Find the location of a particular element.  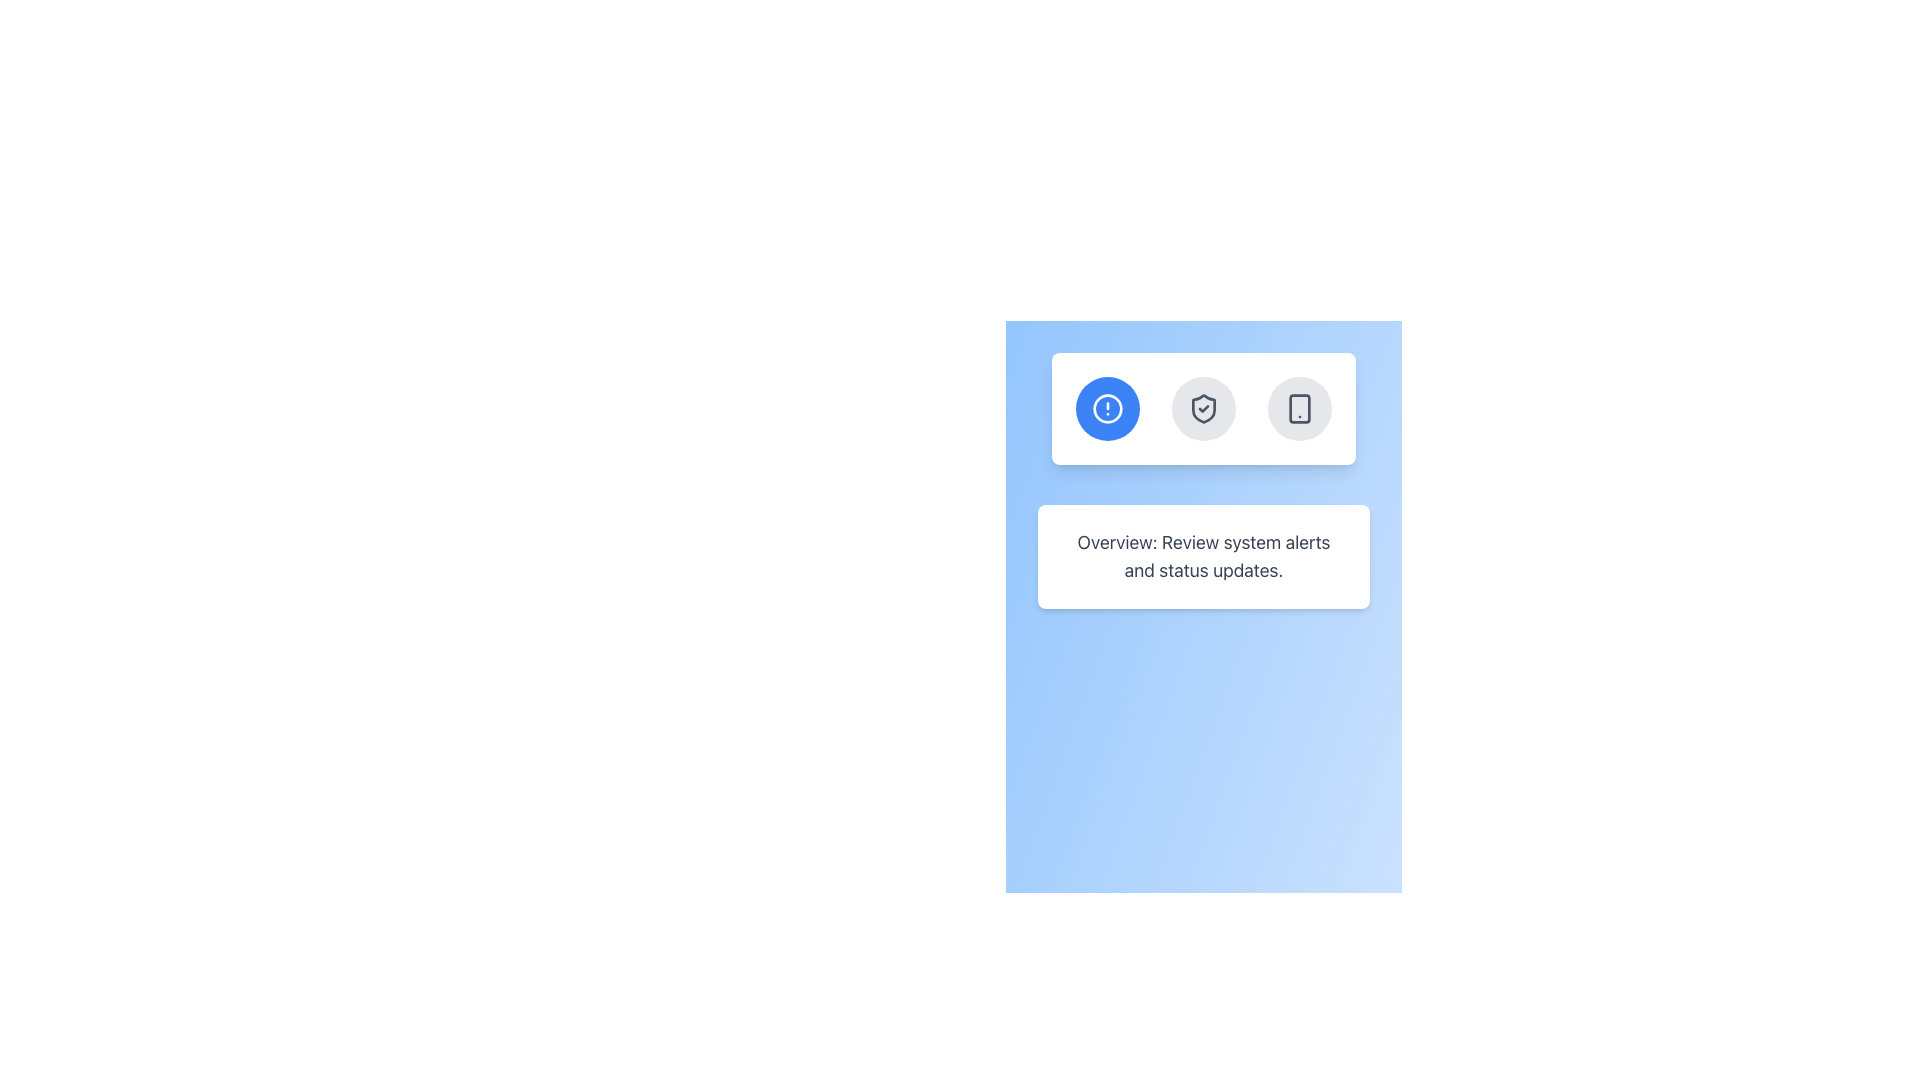

the circular gray button with a shield icon and checkmark in the center, which is the middle button in a row of three buttons is located at coordinates (1203, 407).